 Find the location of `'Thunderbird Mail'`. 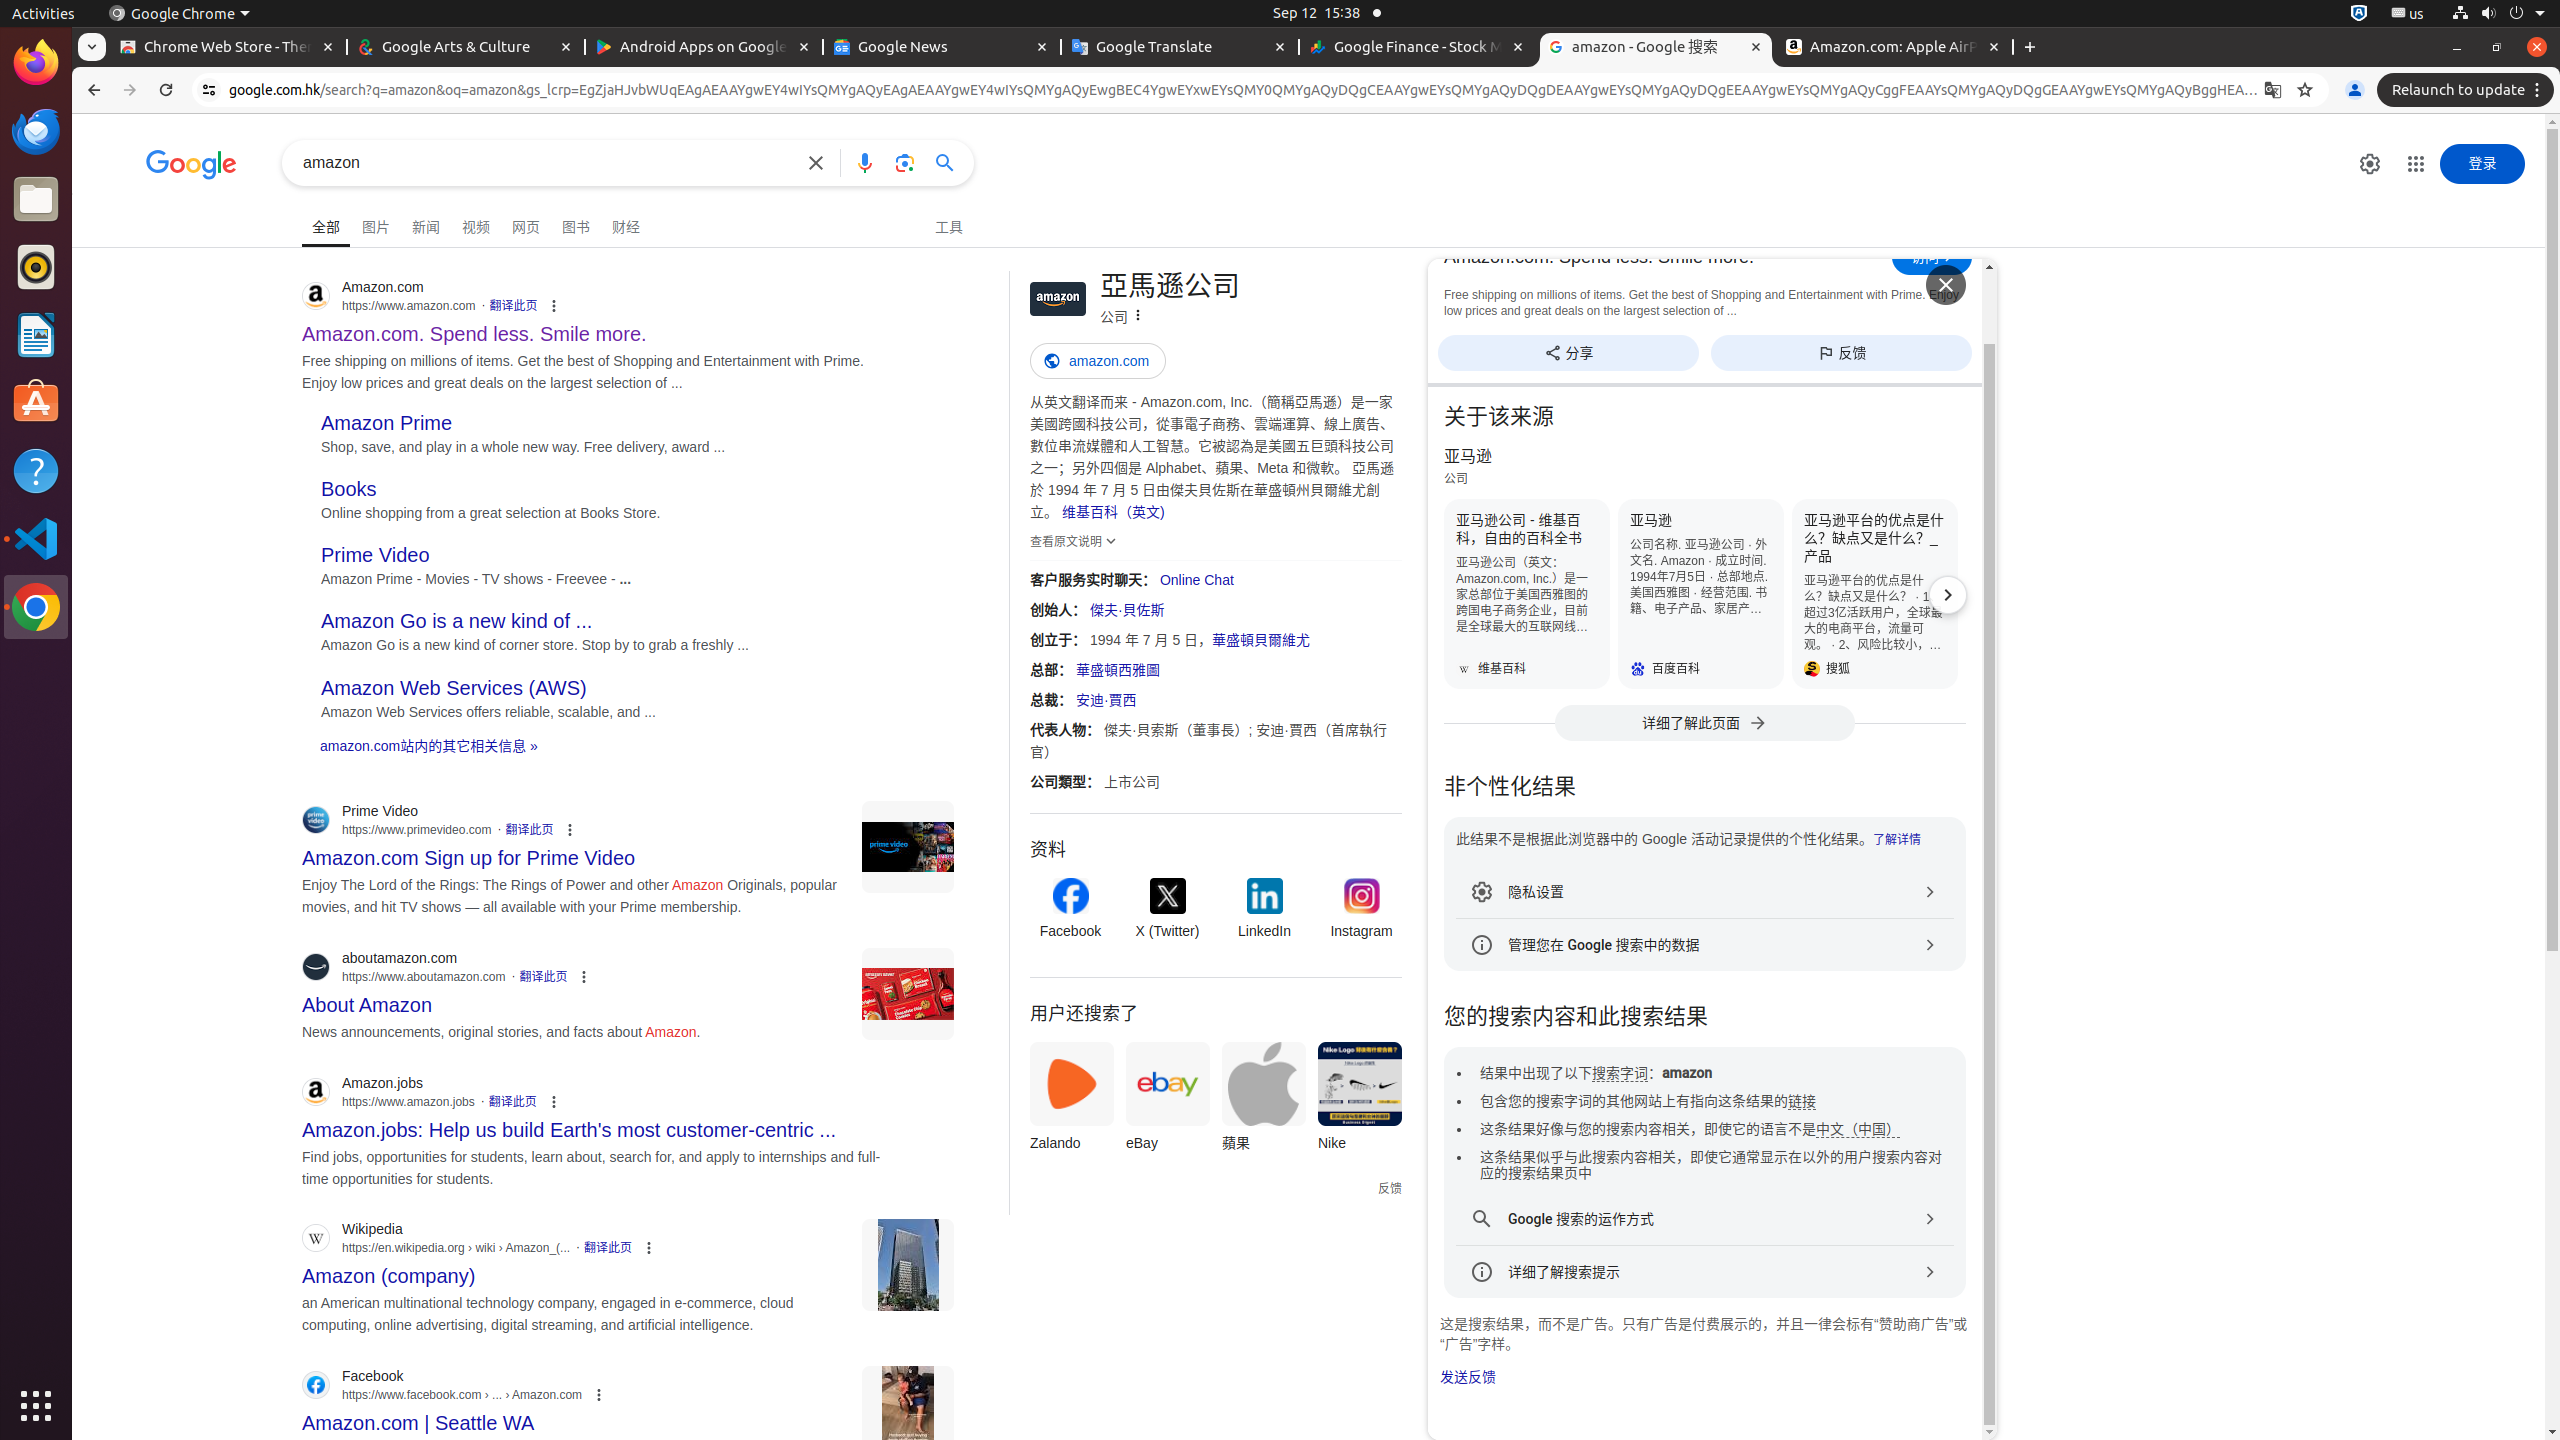

'Thunderbird Mail' is located at coordinates (36, 130).